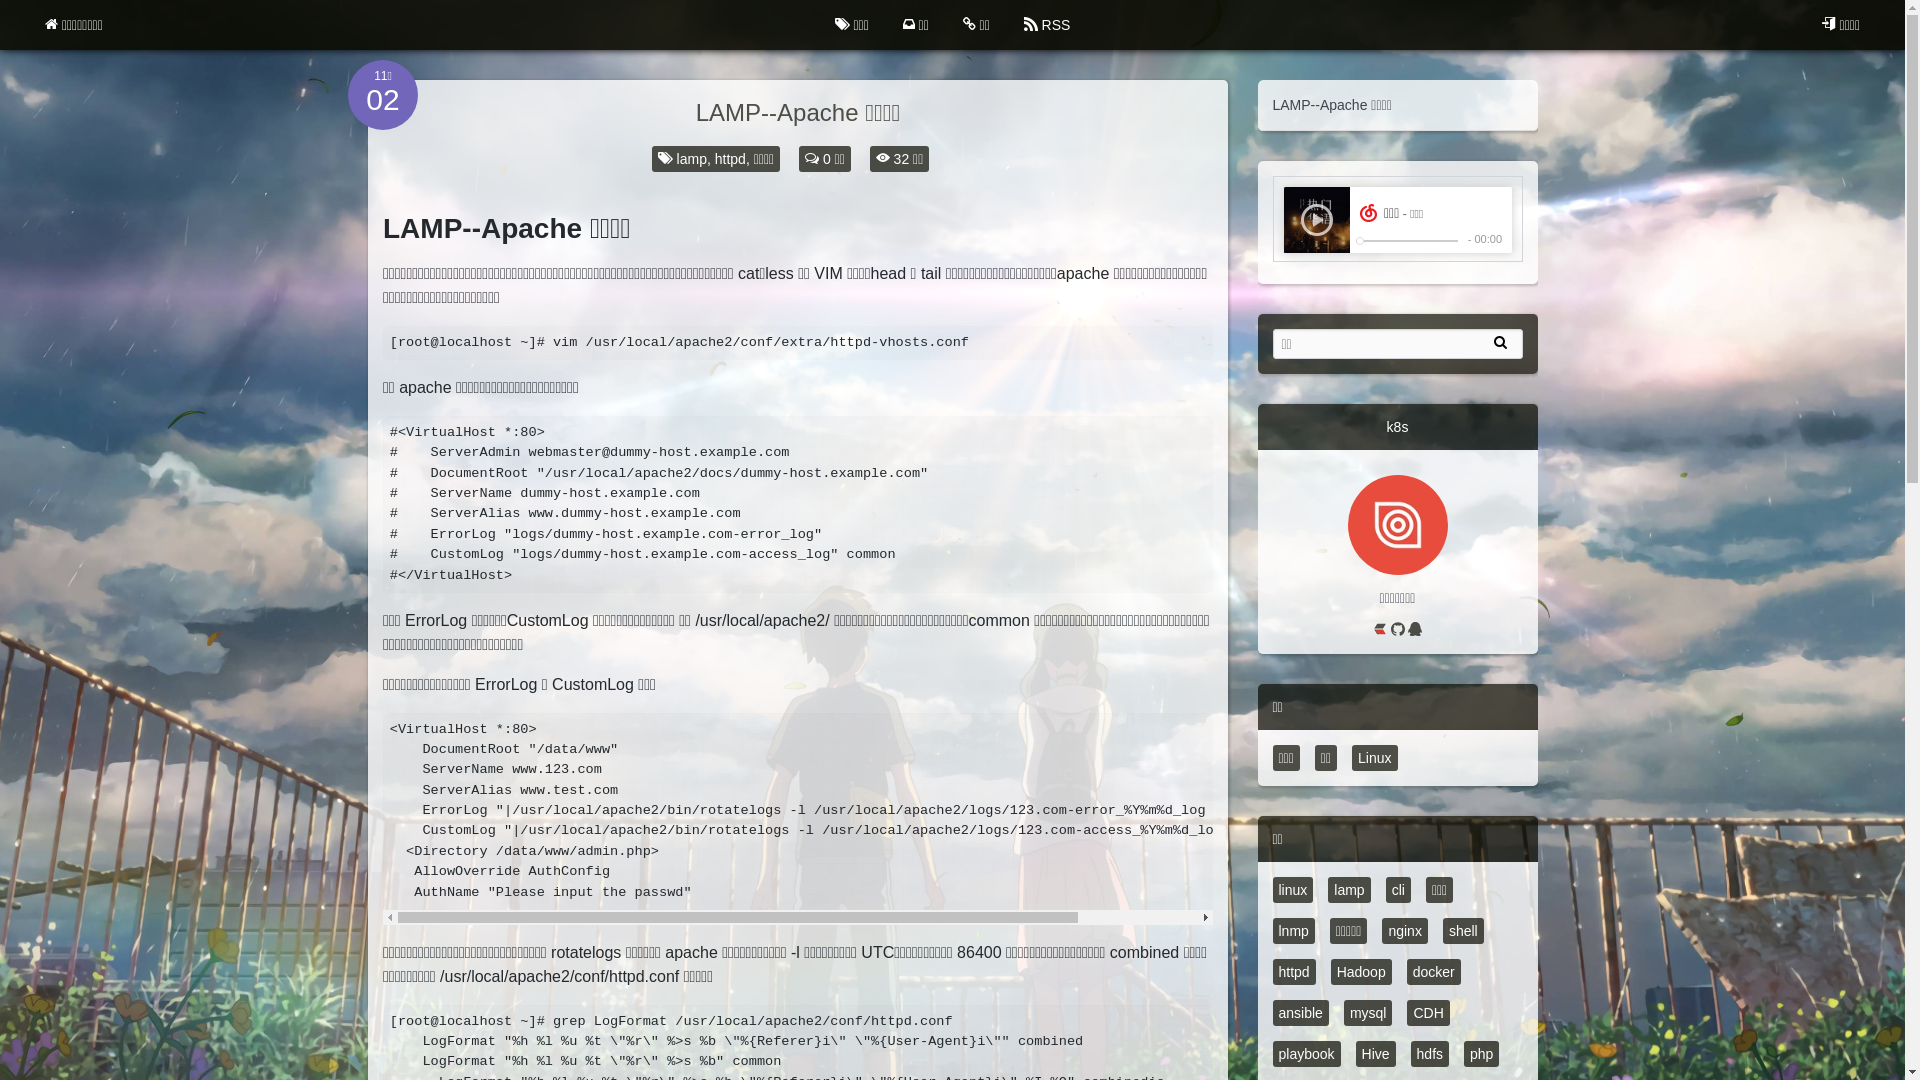  What do you see at coordinates (1367, 1013) in the screenshot?
I see `'mysql'` at bounding box center [1367, 1013].